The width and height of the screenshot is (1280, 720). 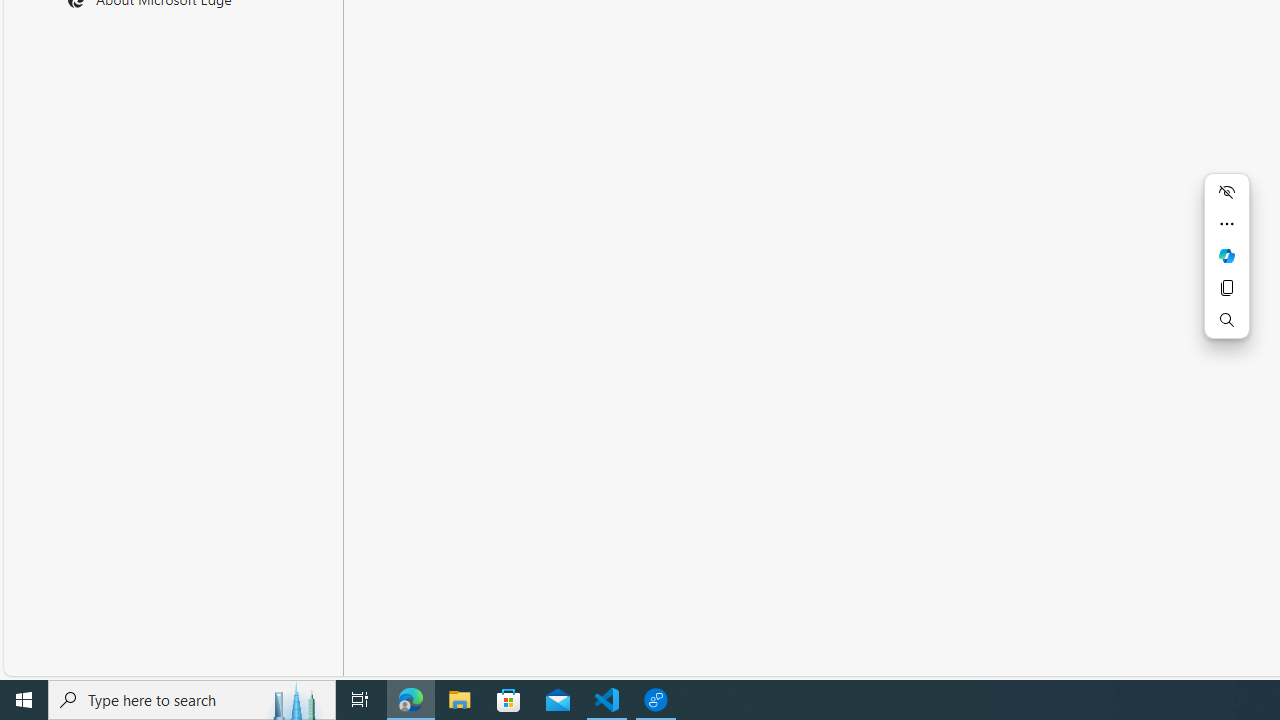 I want to click on 'Mini menu on text selection', so click(x=1225, y=266).